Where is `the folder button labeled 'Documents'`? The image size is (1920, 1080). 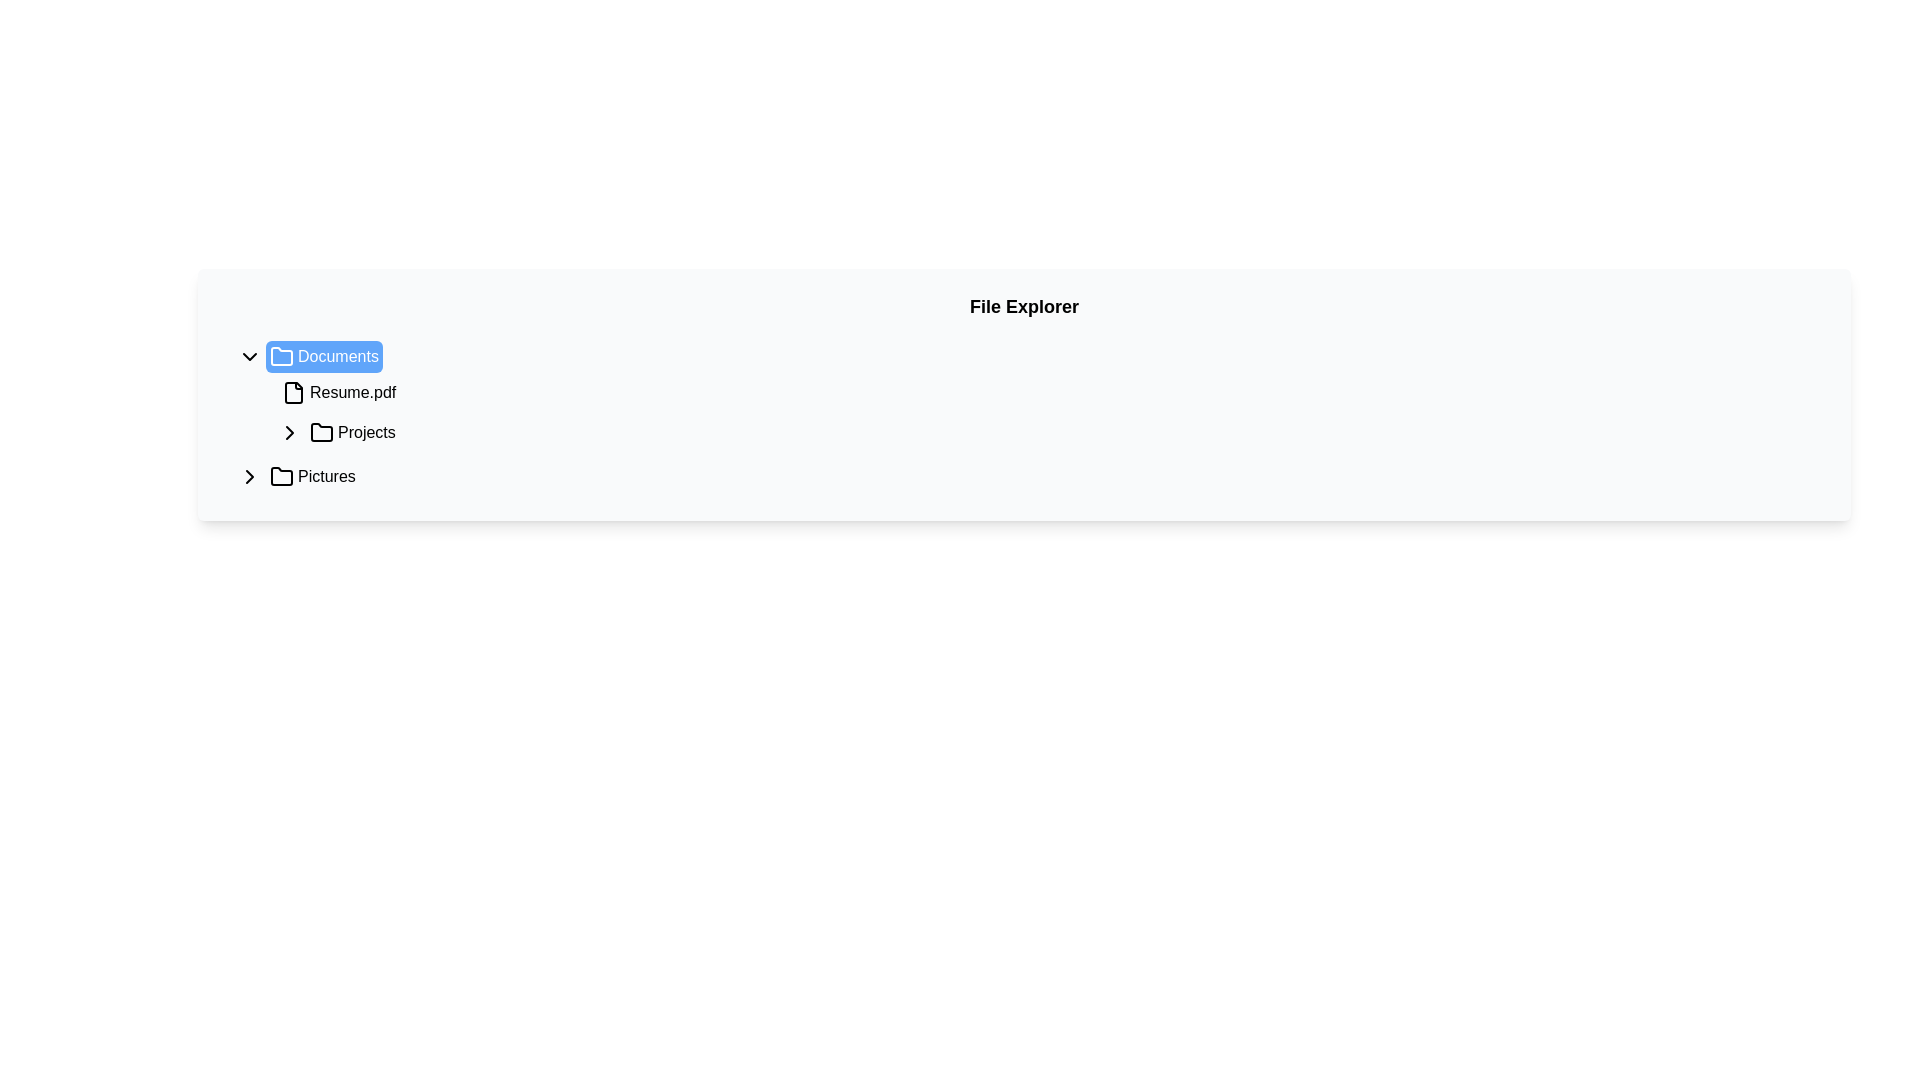 the folder button labeled 'Documents' is located at coordinates (324, 356).